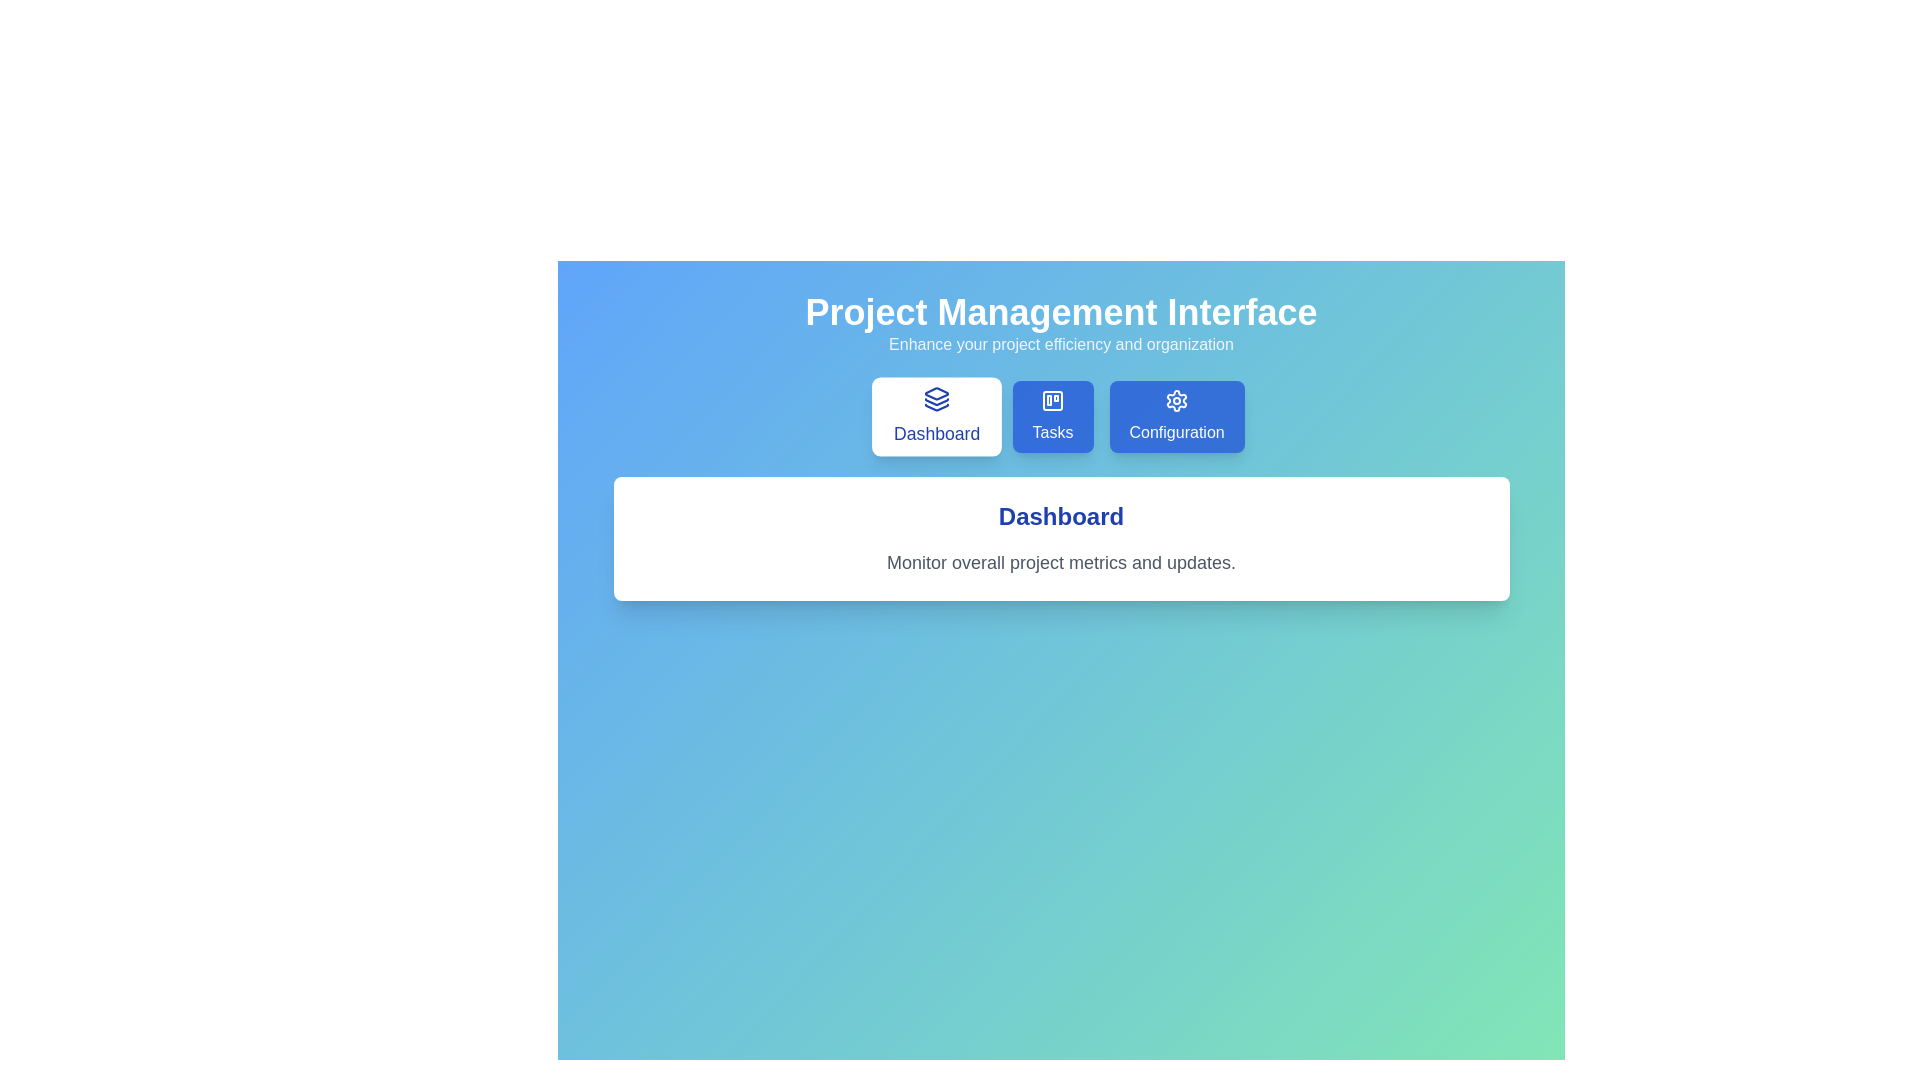 The height and width of the screenshot is (1080, 1920). Describe the element at coordinates (1052, 415) in the screenshot. I see `the tab labeled Tasks` at that location.